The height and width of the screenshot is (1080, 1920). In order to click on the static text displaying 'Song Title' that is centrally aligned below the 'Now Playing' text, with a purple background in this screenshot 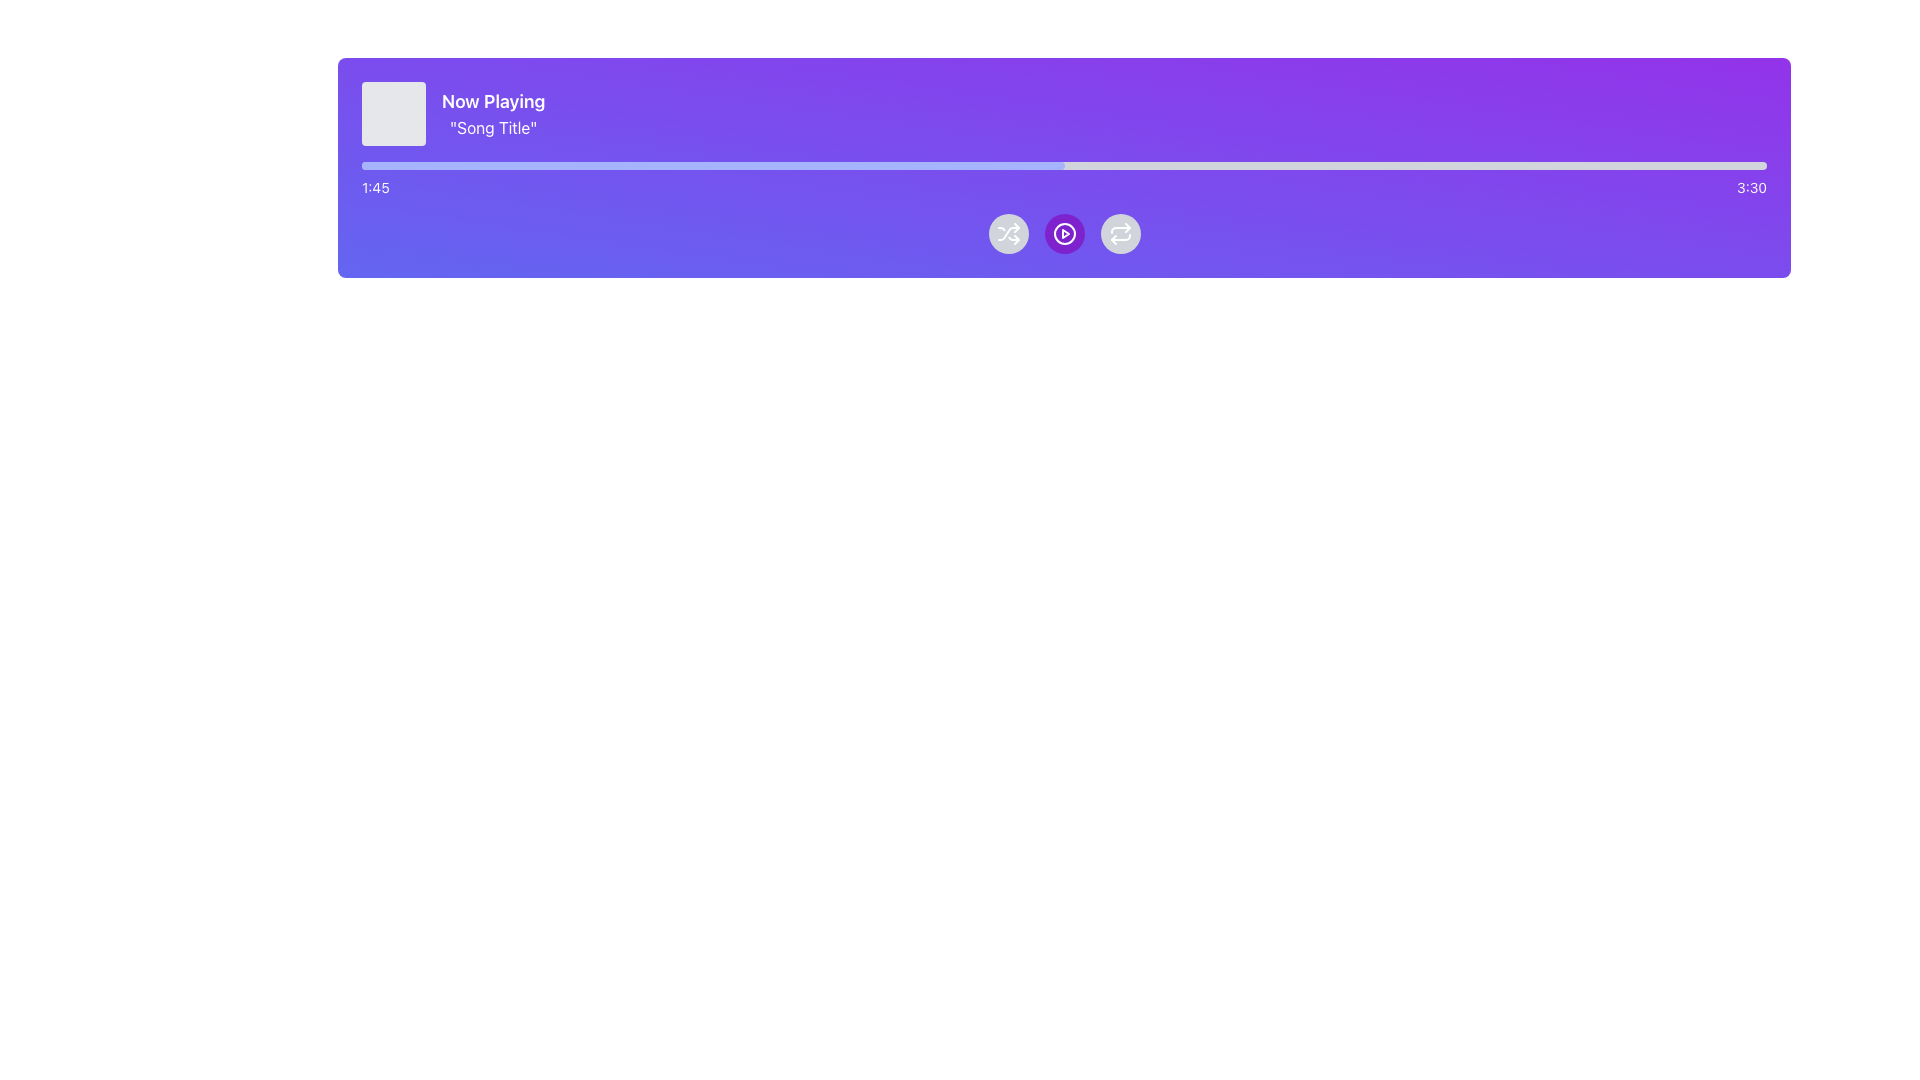, I will do `click(493, 127)`.